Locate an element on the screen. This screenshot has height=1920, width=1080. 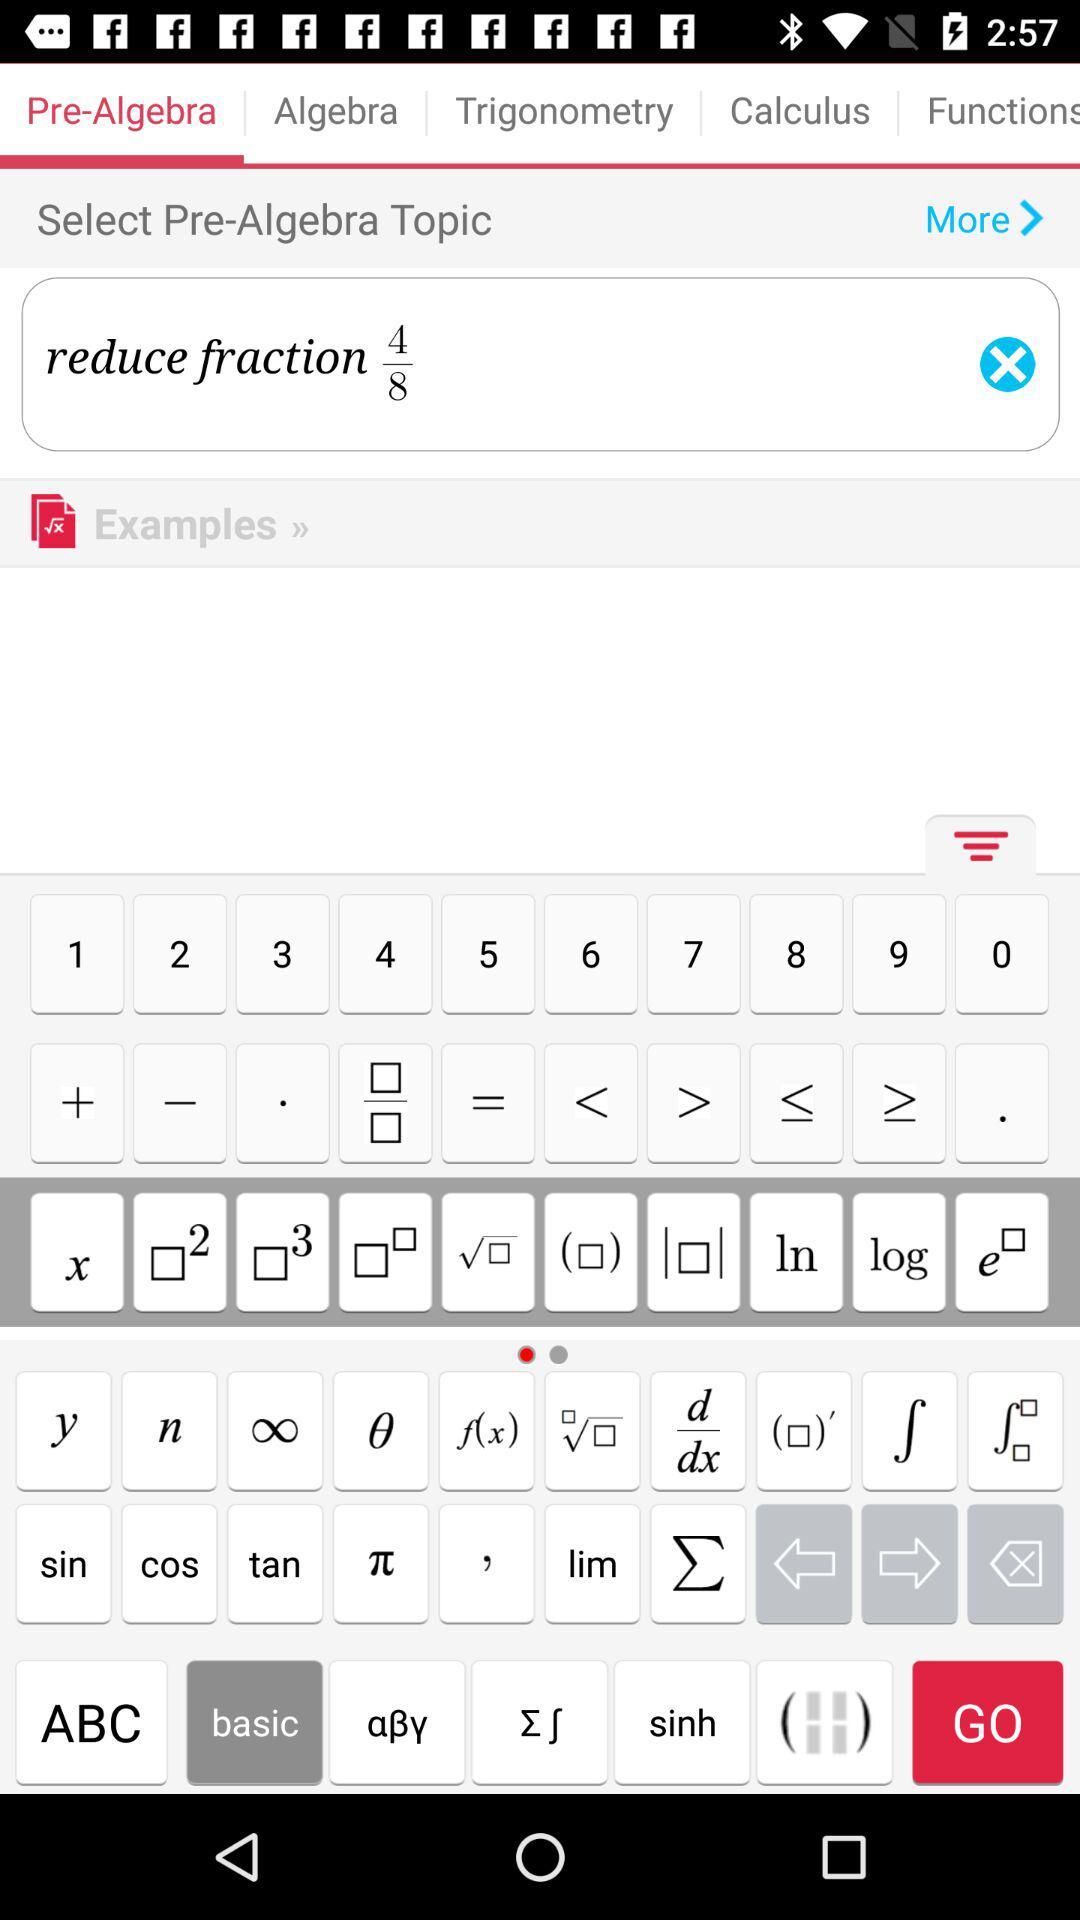
symbol is located at coordinates (76, 1251).